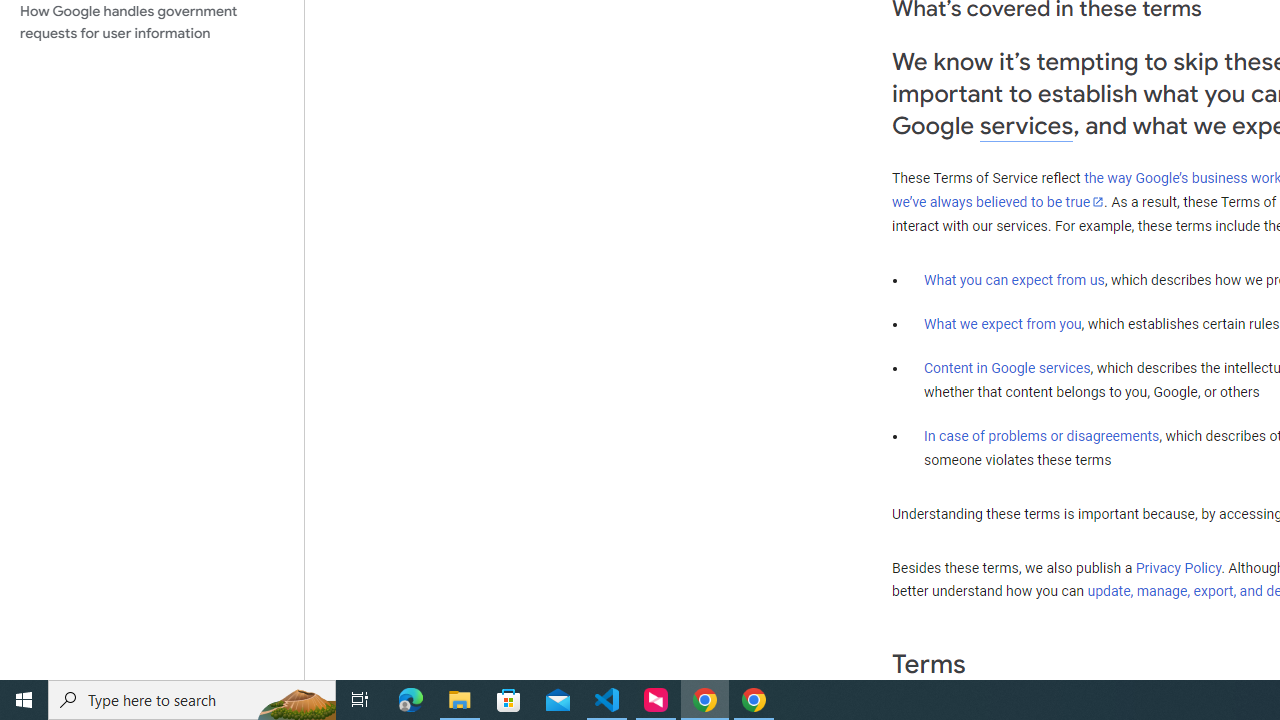 This screenshot has width=1280, height=720. I want to click on 'Content in Google services', so click(1007, 368).